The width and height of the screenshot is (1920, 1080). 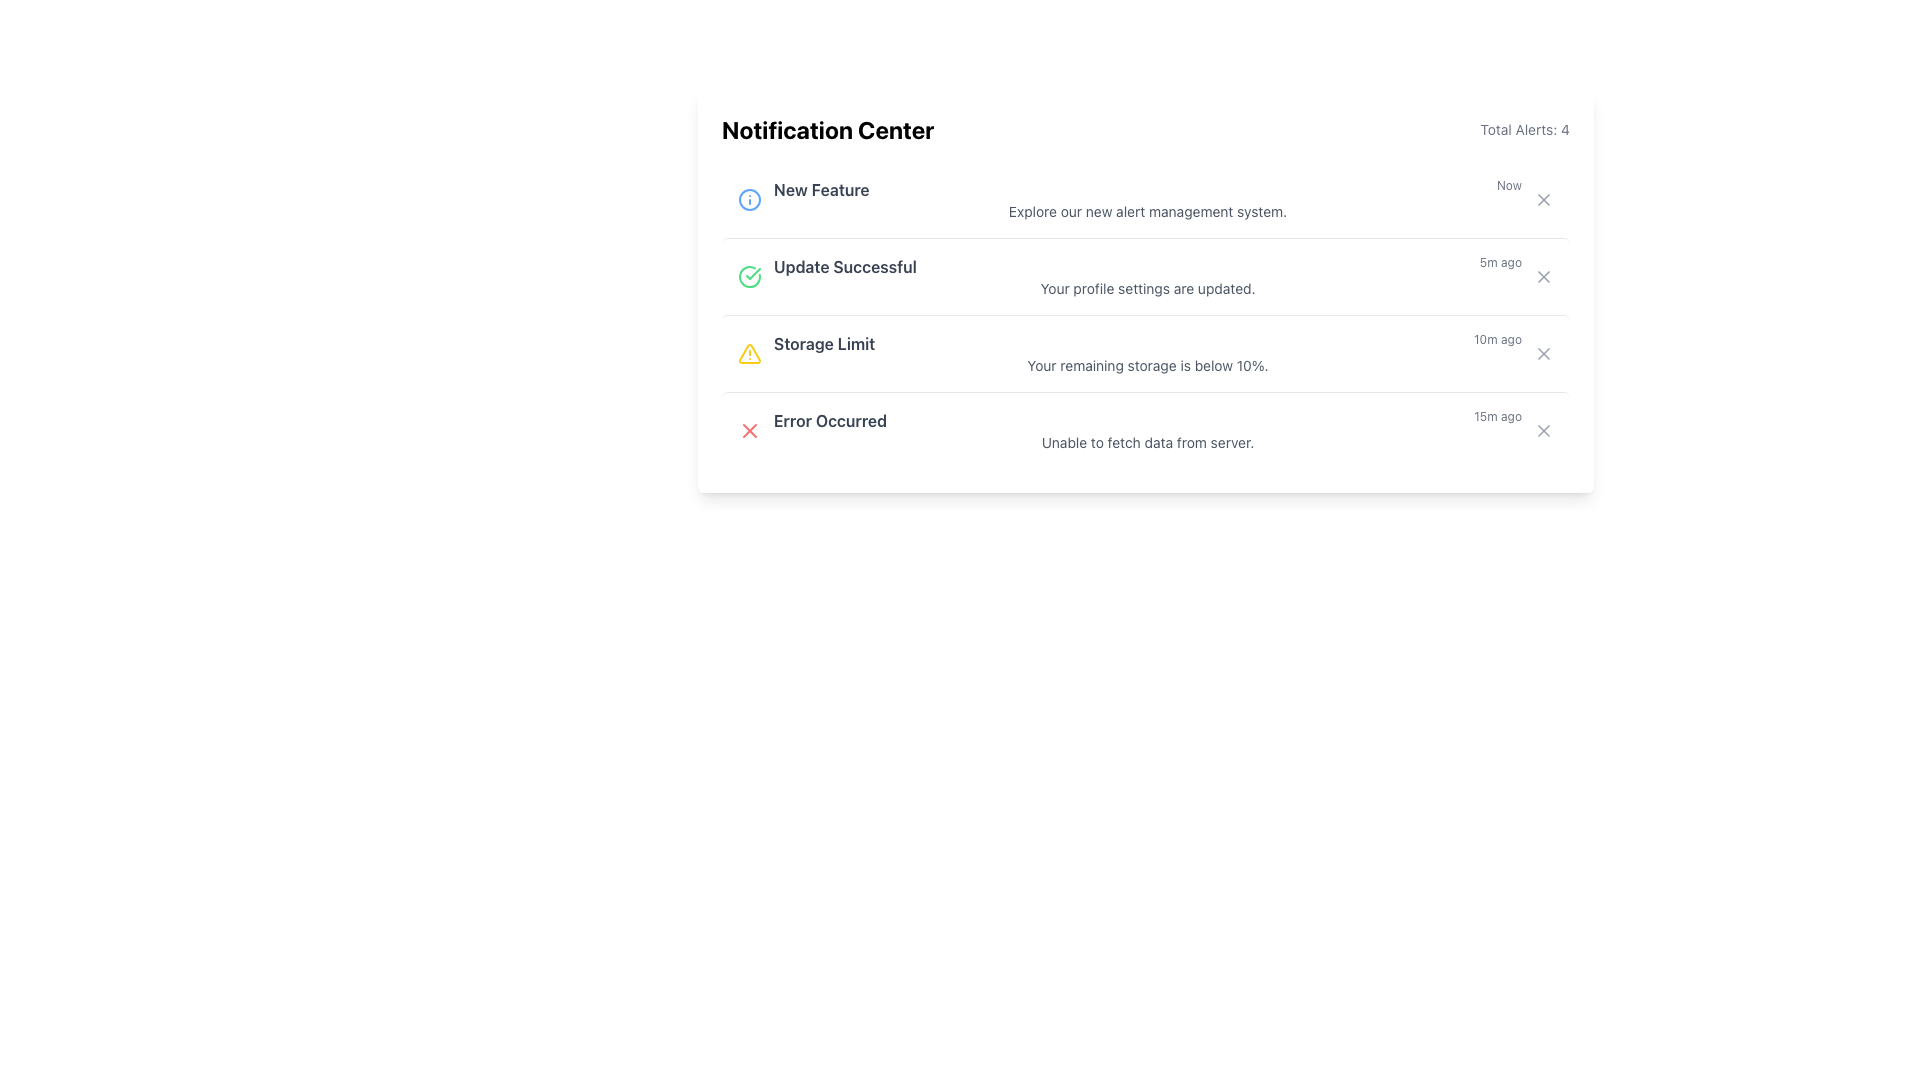 I want to click on the error by clicking on the last notification item in the notification center, which provides an error message and is positioned adjacent to a close button, so click(x=1147, y=430).